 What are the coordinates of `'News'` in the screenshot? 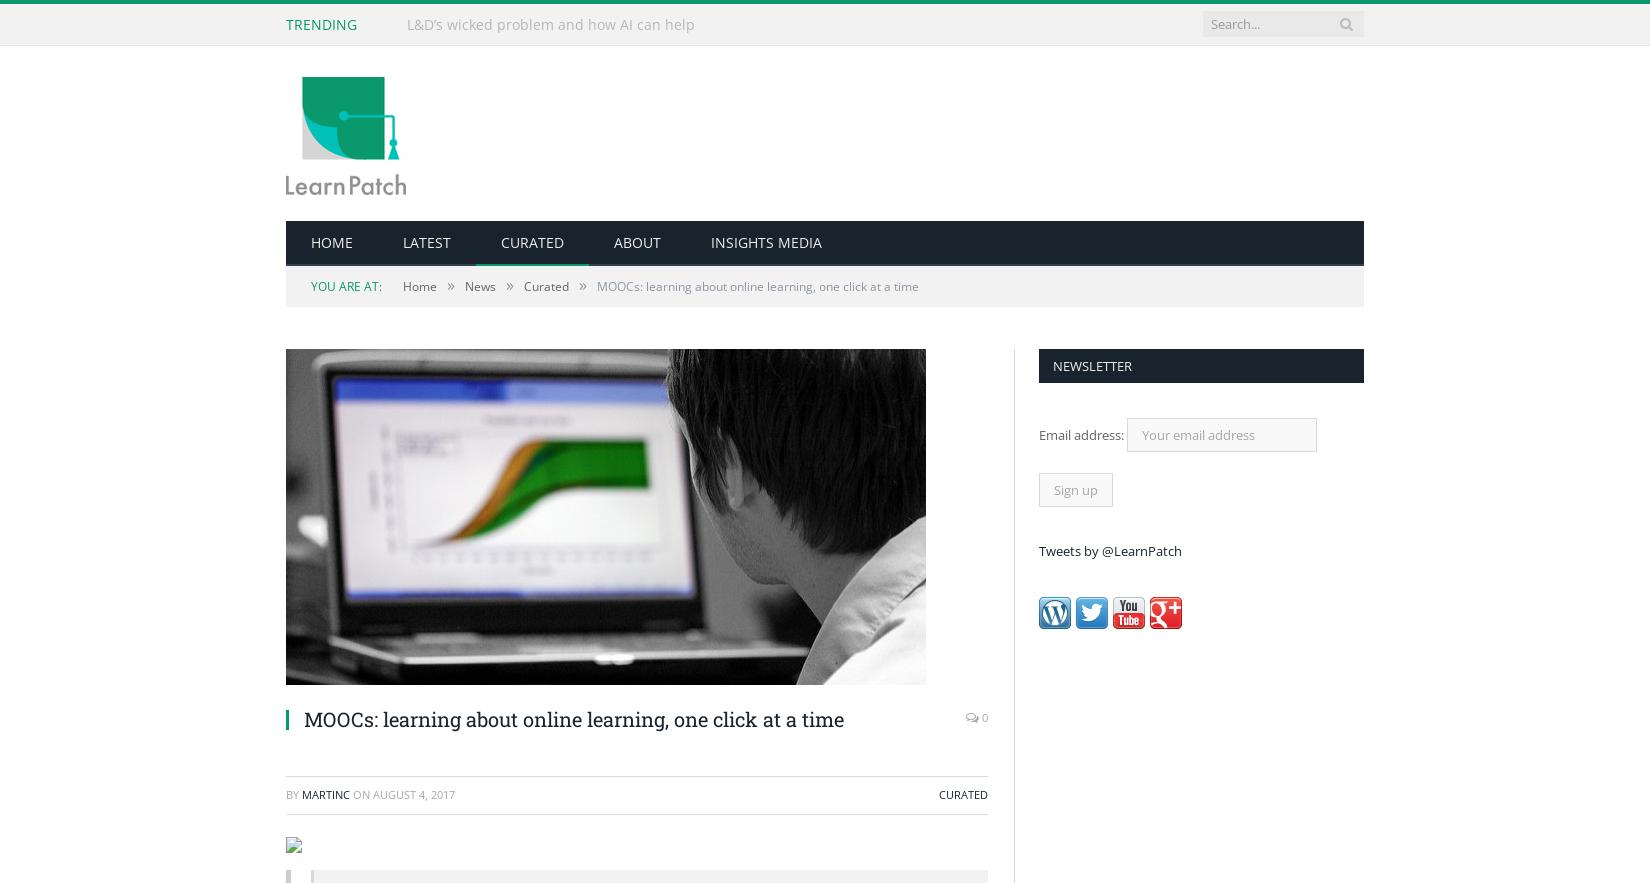 It's located at (479, 286).